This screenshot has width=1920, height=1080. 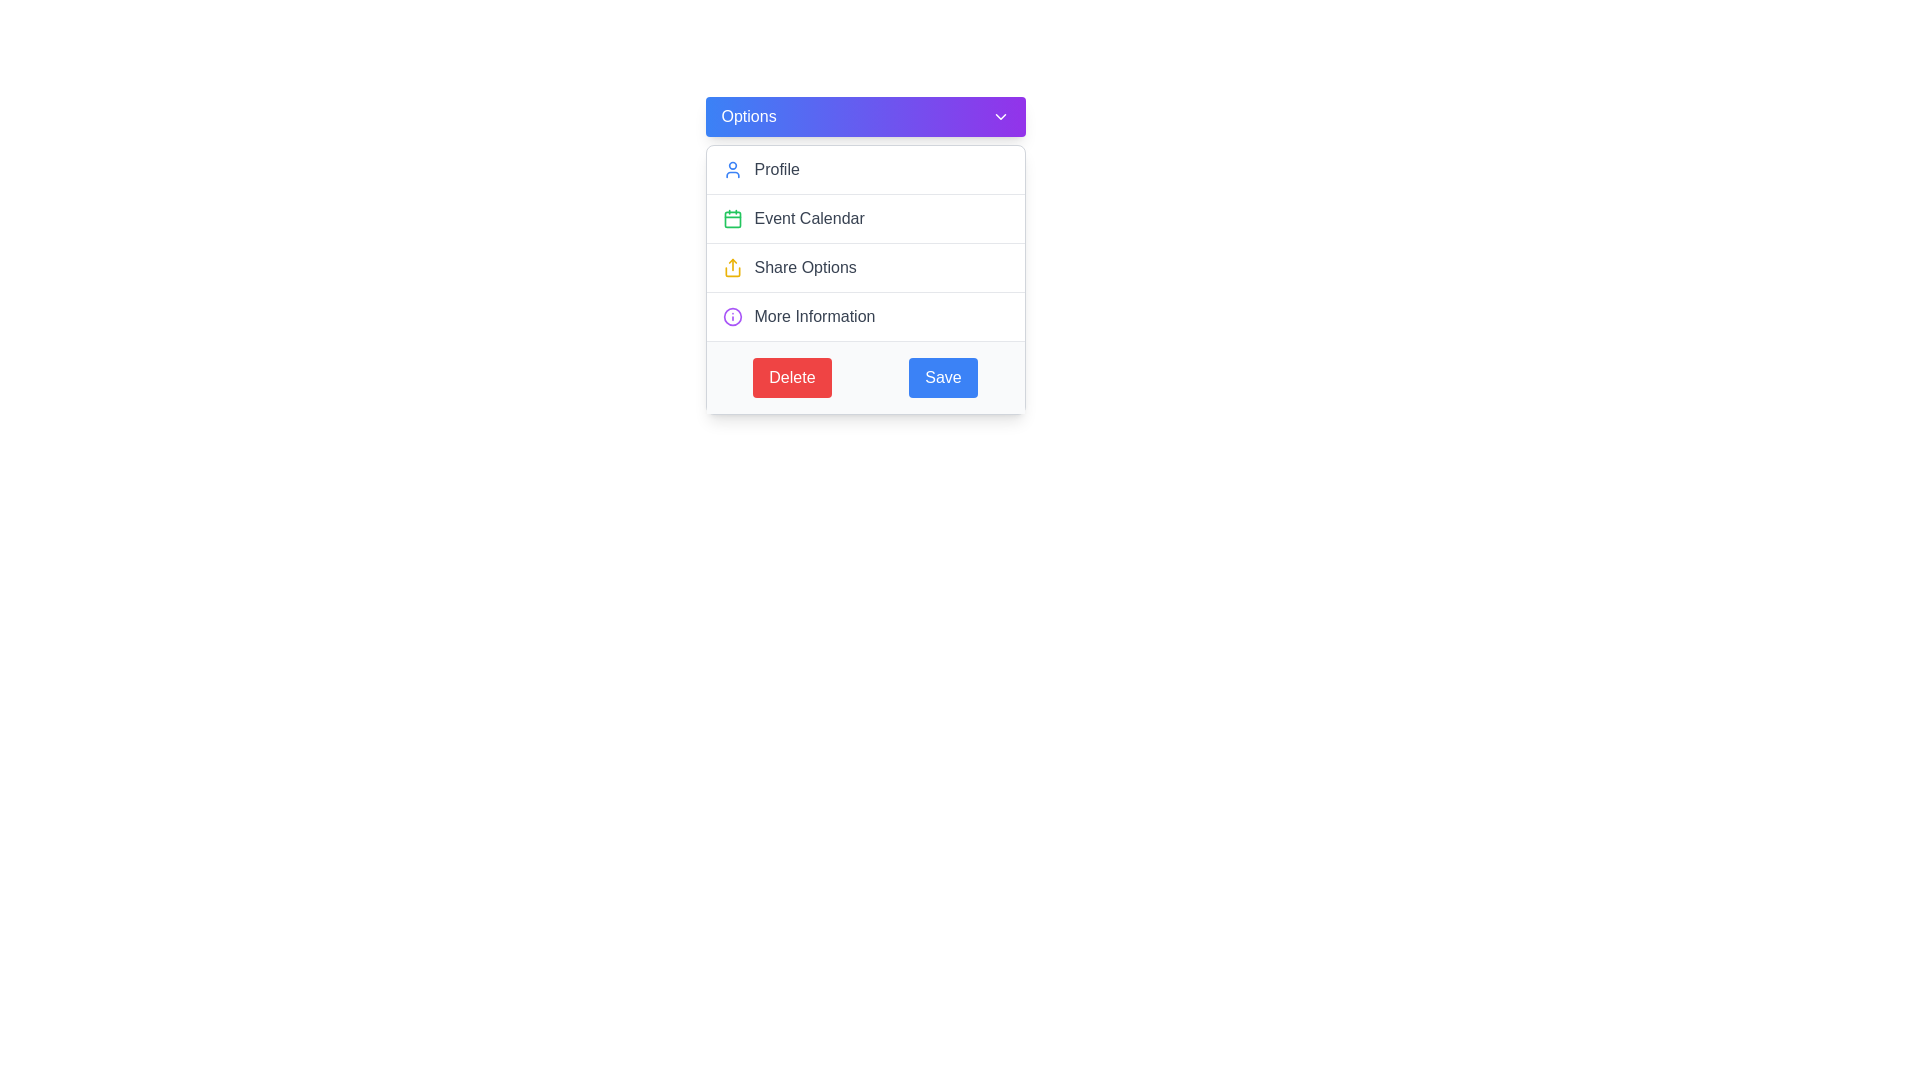 I want to click on the third text label in the dropdown menu that describes sharing options, located between 'Event Calendar' and 'More Information', so click(x=805, y=266).